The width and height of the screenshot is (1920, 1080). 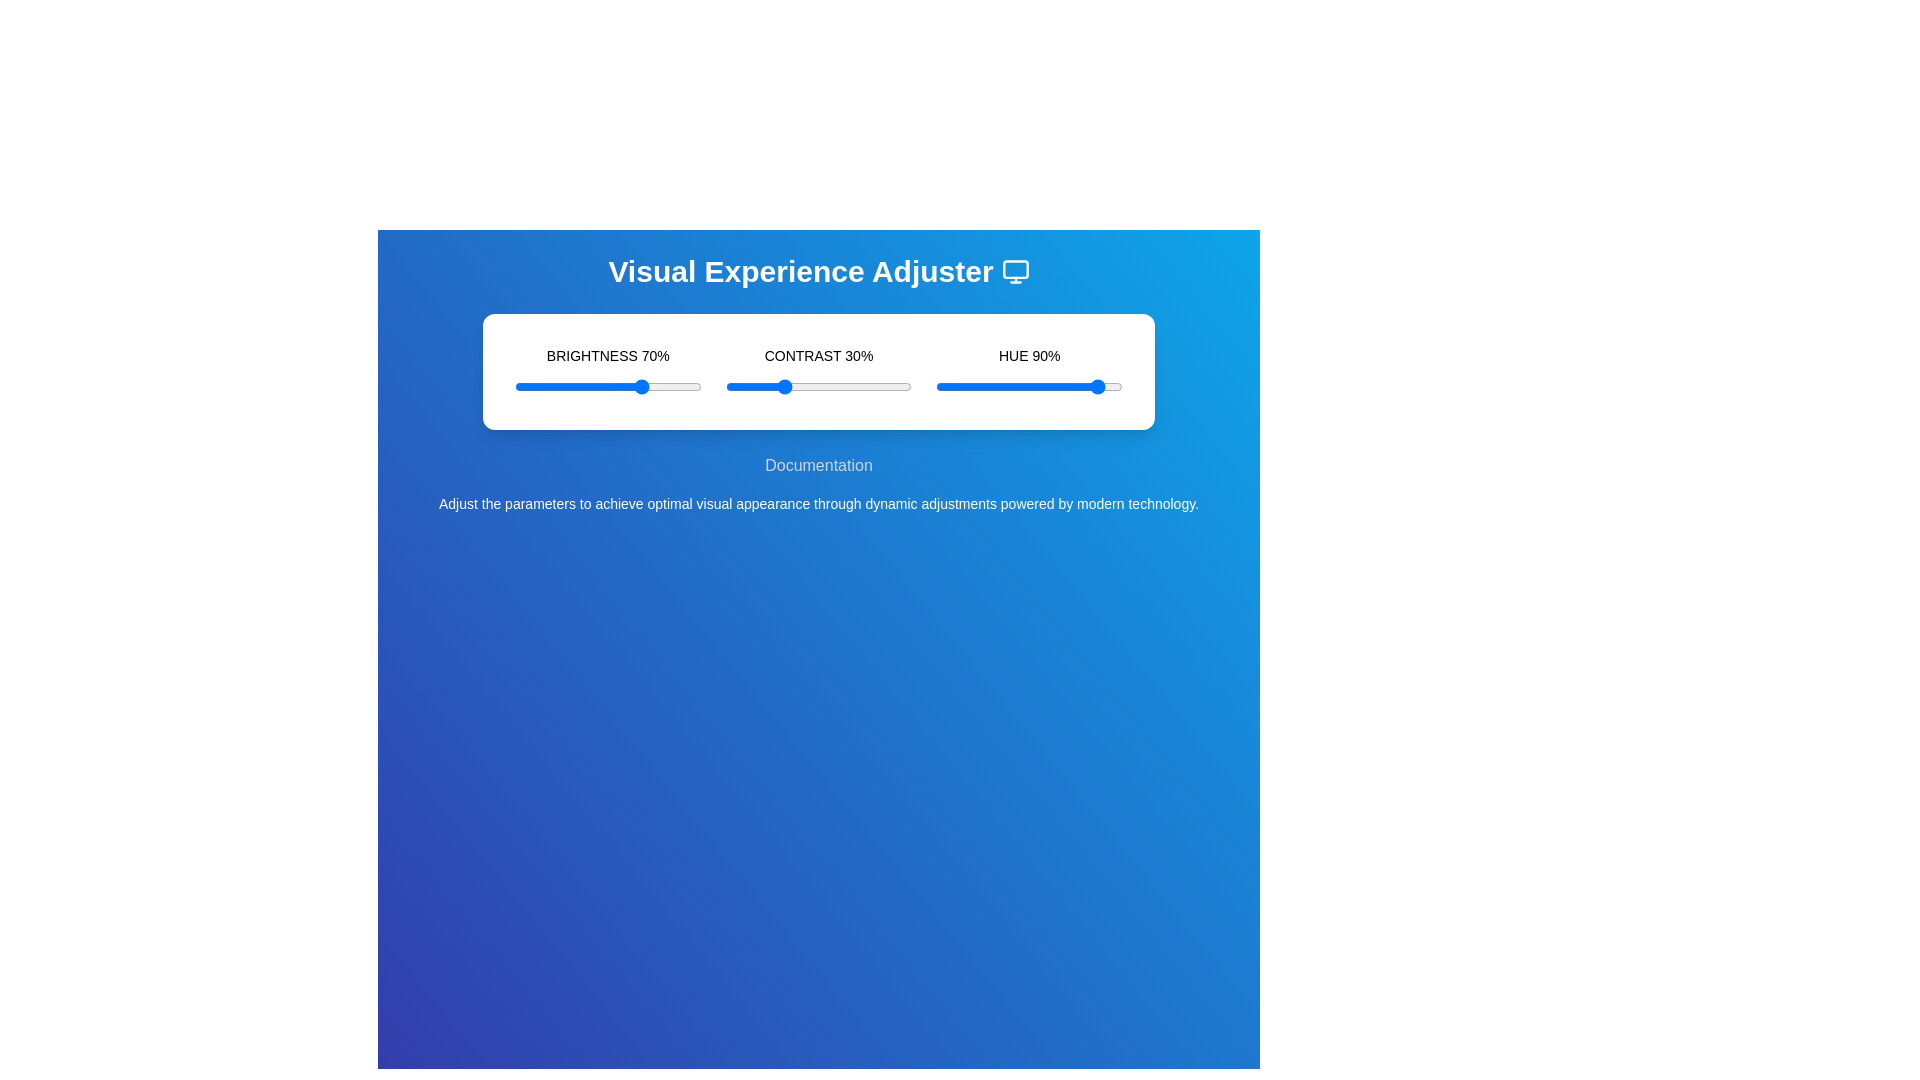 What do you see at coordinates (654, 386) in the screenshot?
I see `the brightness slider to set the brightness level to 75%` at bounding box center [654, 386].